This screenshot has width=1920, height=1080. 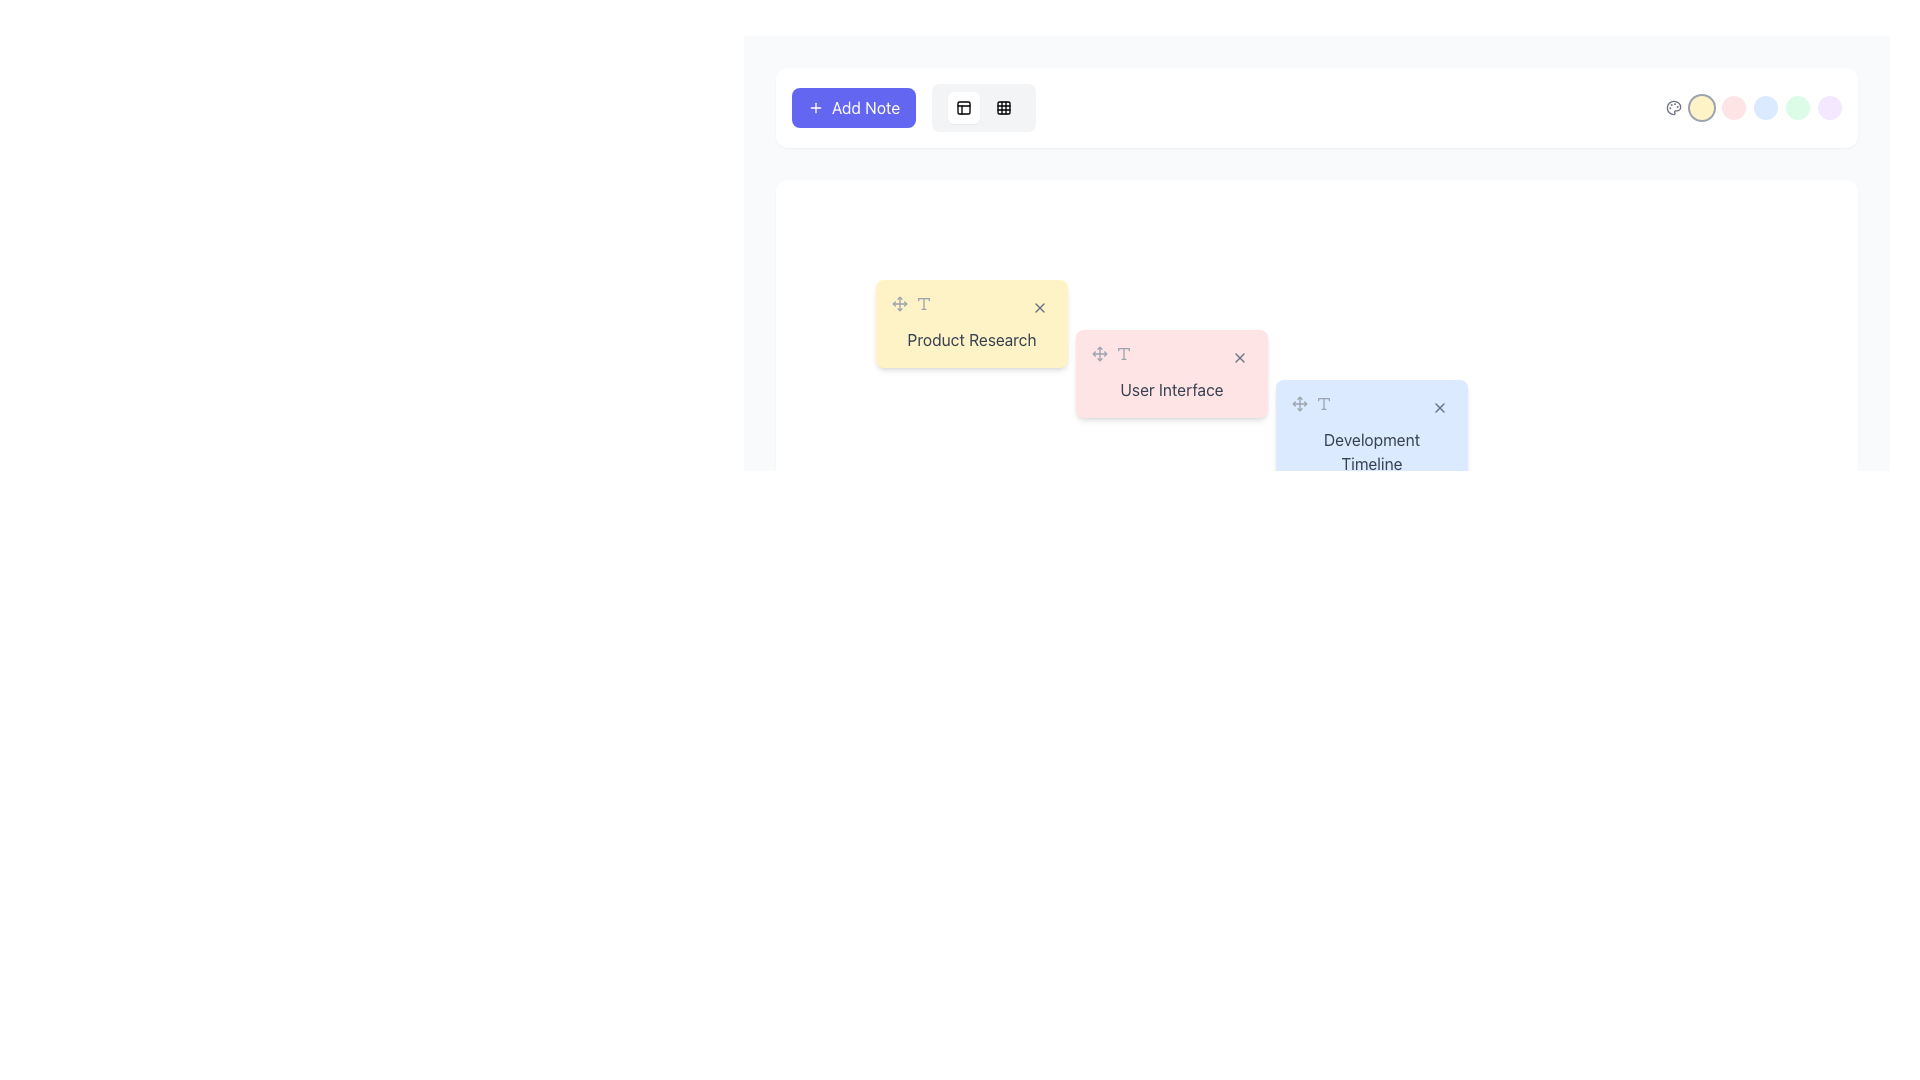 I want to click on the light gray four-direction move arrow icon located in the top-right part of the interface, positioned to the left of its sibling icon, so click(x=1300, y=404).